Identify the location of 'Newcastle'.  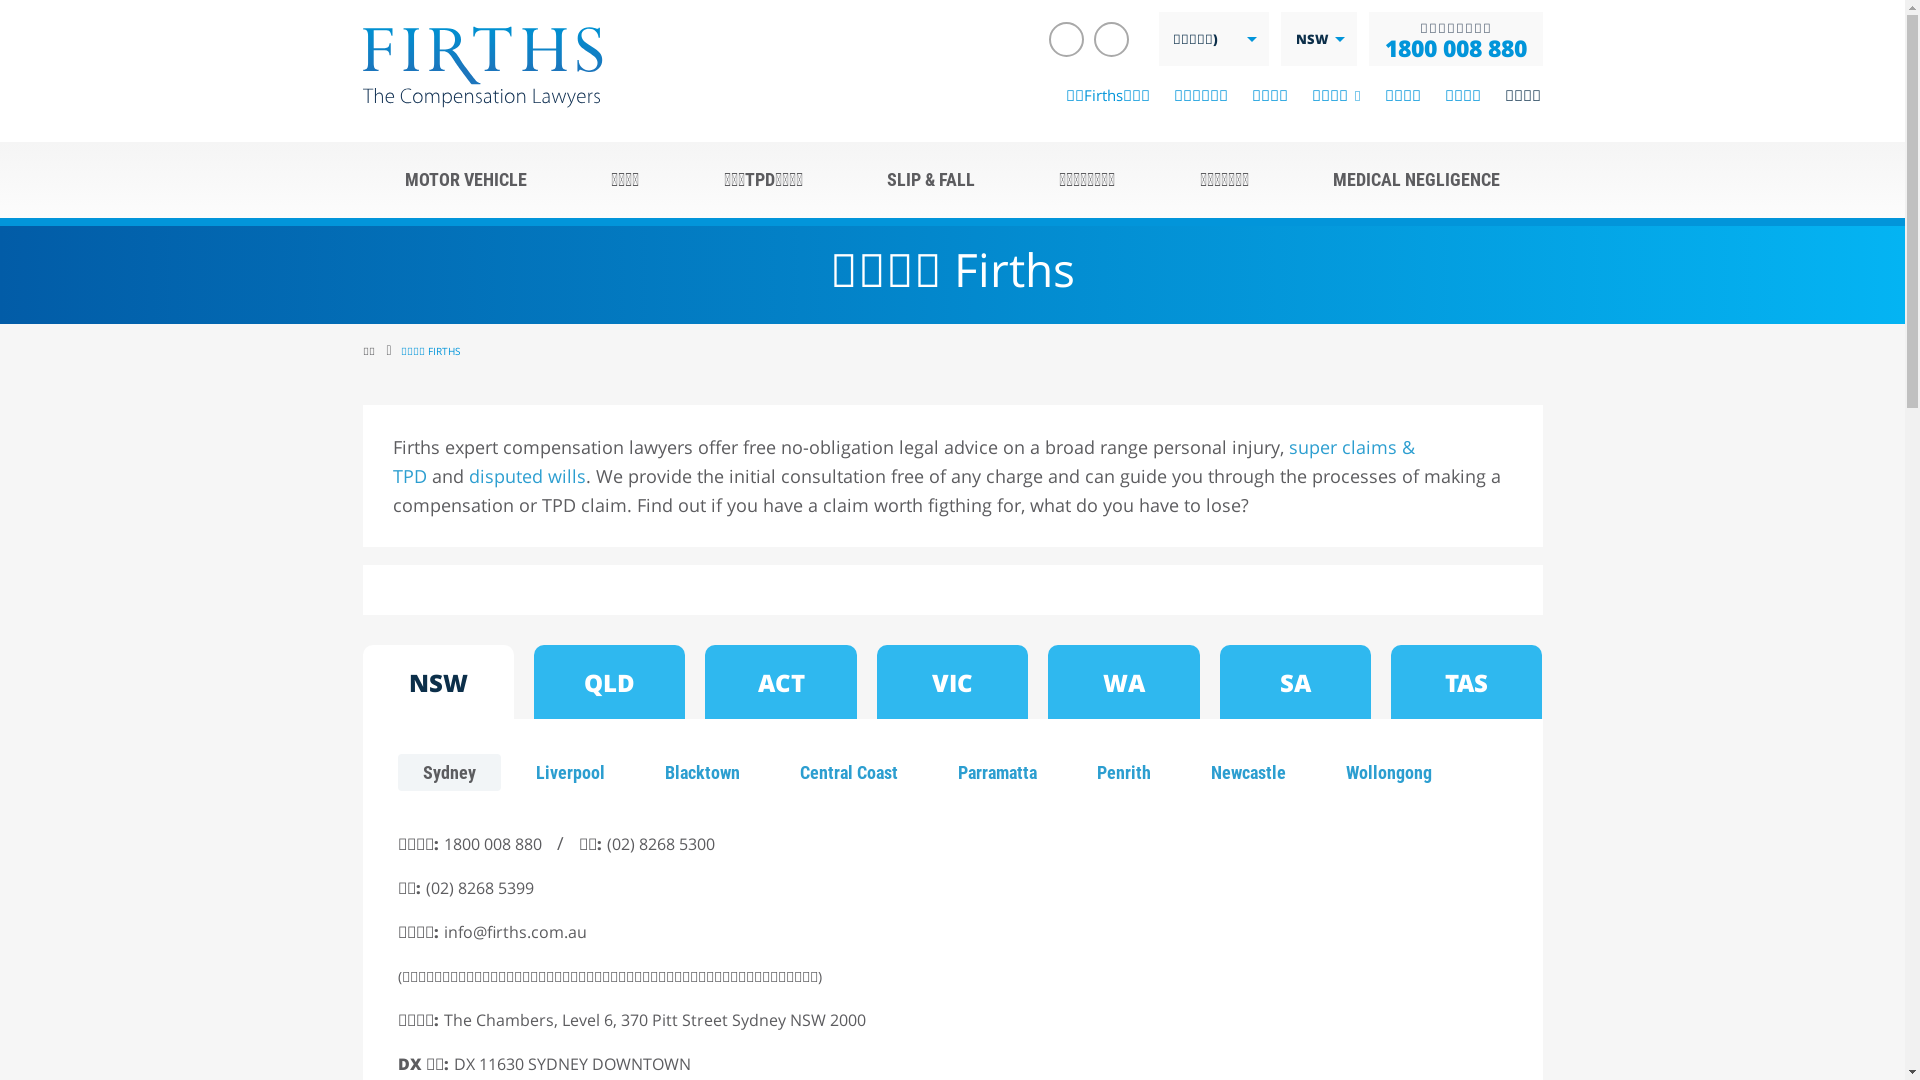
(1247, 771).